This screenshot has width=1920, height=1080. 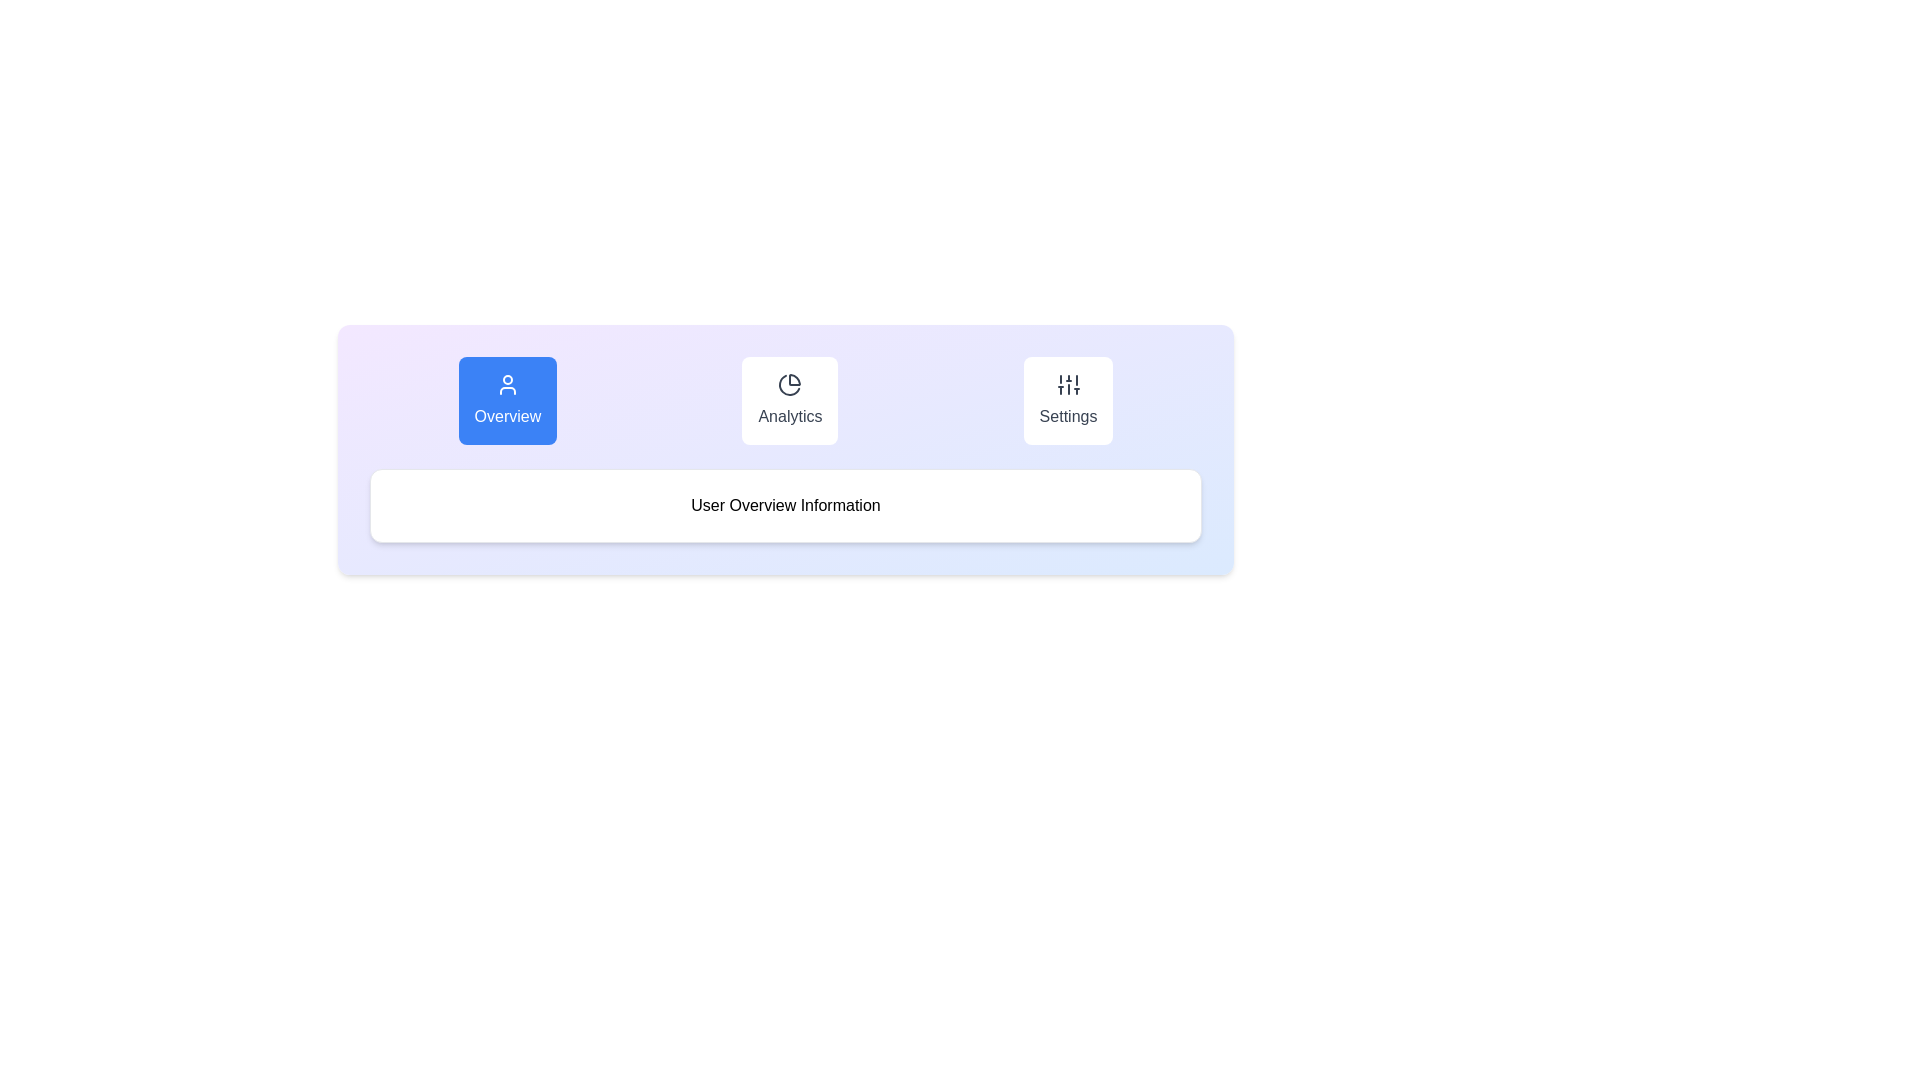 I want to click on the Analytics tab by clicking on its corresponding button, so click(x=789, y=401).